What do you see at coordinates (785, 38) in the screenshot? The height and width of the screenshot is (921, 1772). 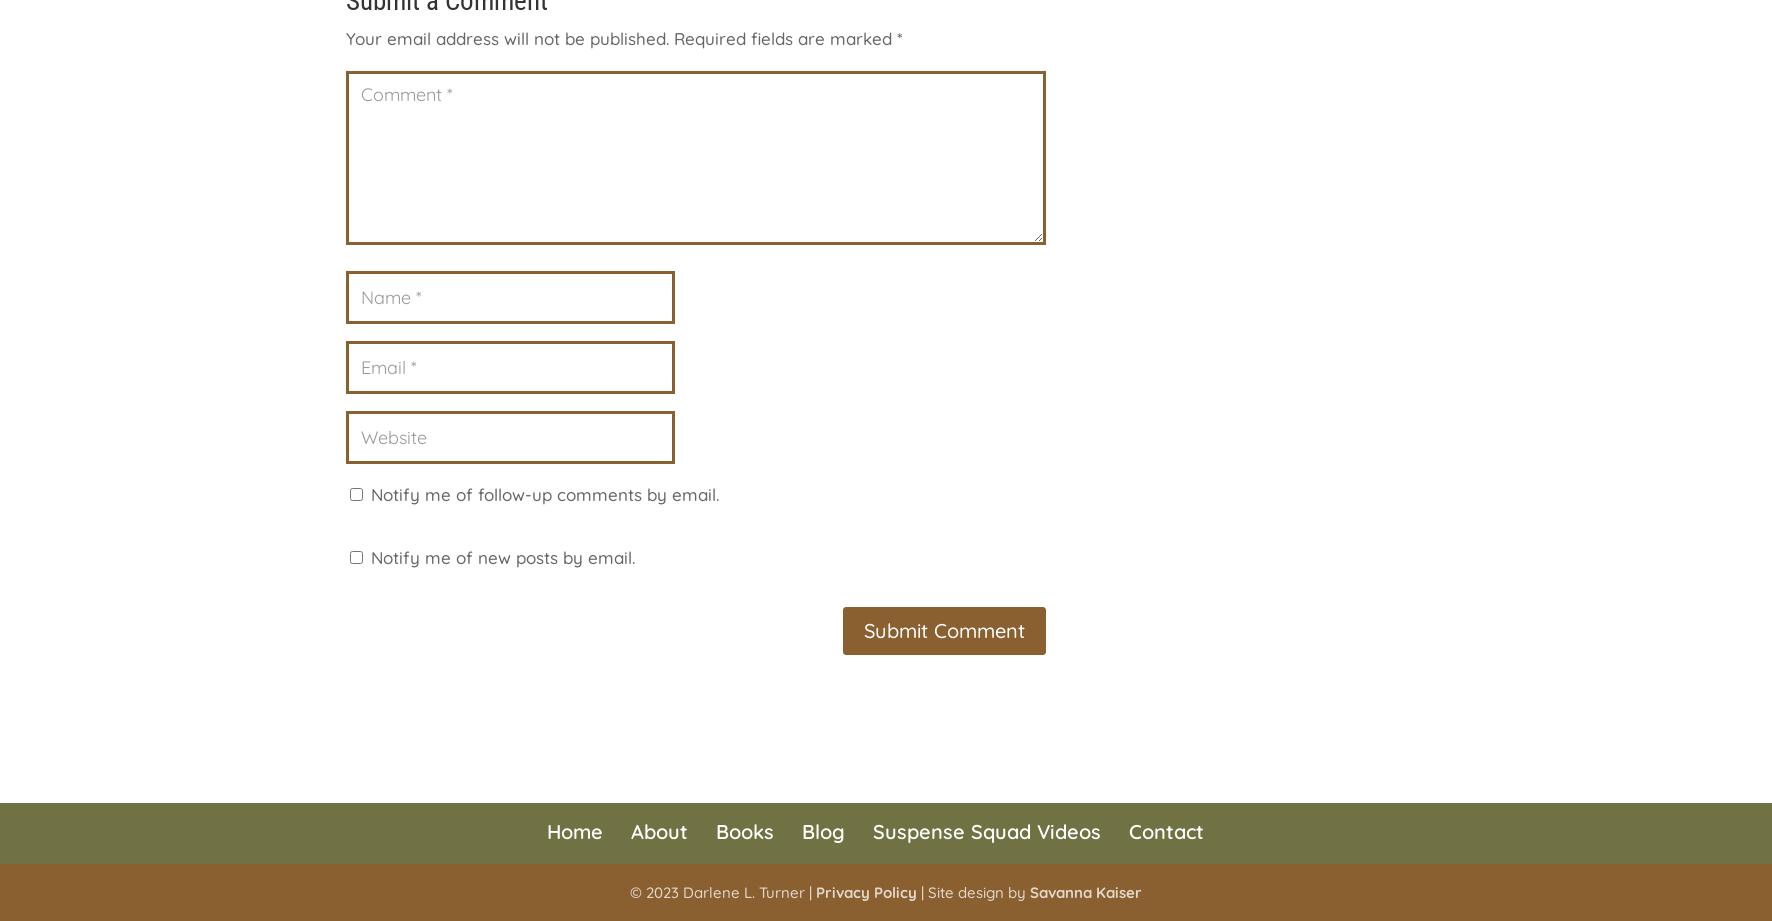 I see `'Required fields are marked'` at bounding box center [785, 38].